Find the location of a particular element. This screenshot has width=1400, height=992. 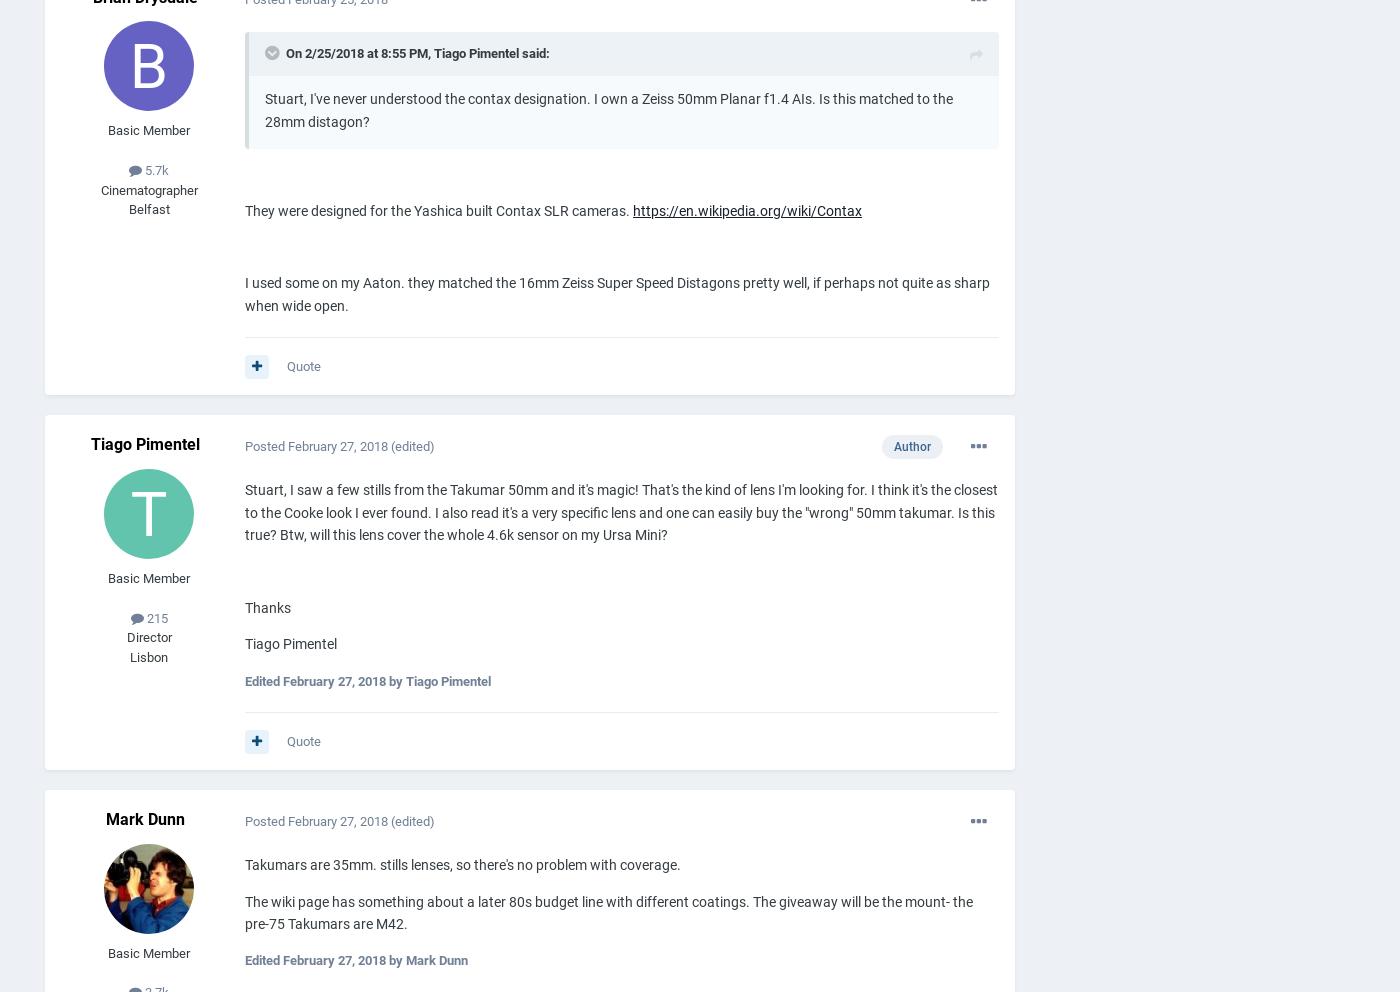

'Director' is located at coordinates (148, 637).